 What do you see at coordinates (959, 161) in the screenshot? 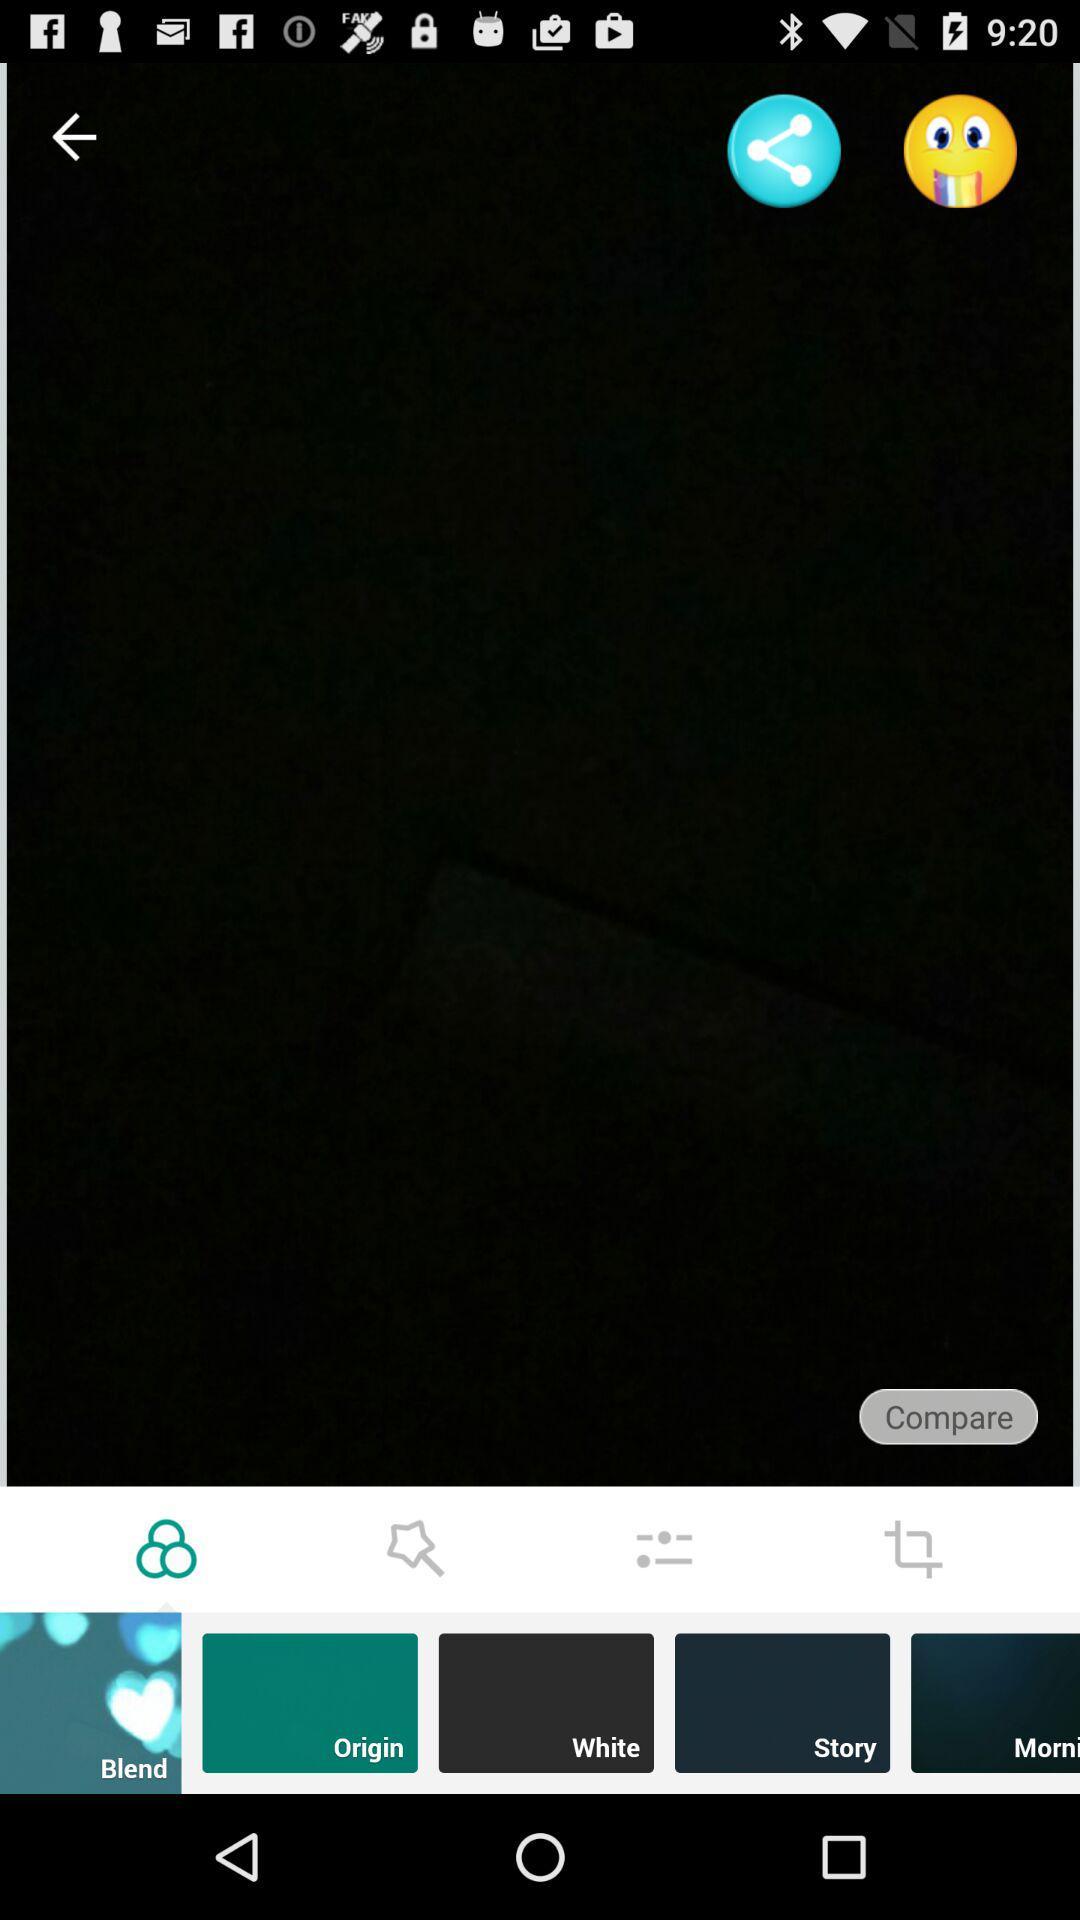
I see `the emoji icon` at bounding box center [959, 161].